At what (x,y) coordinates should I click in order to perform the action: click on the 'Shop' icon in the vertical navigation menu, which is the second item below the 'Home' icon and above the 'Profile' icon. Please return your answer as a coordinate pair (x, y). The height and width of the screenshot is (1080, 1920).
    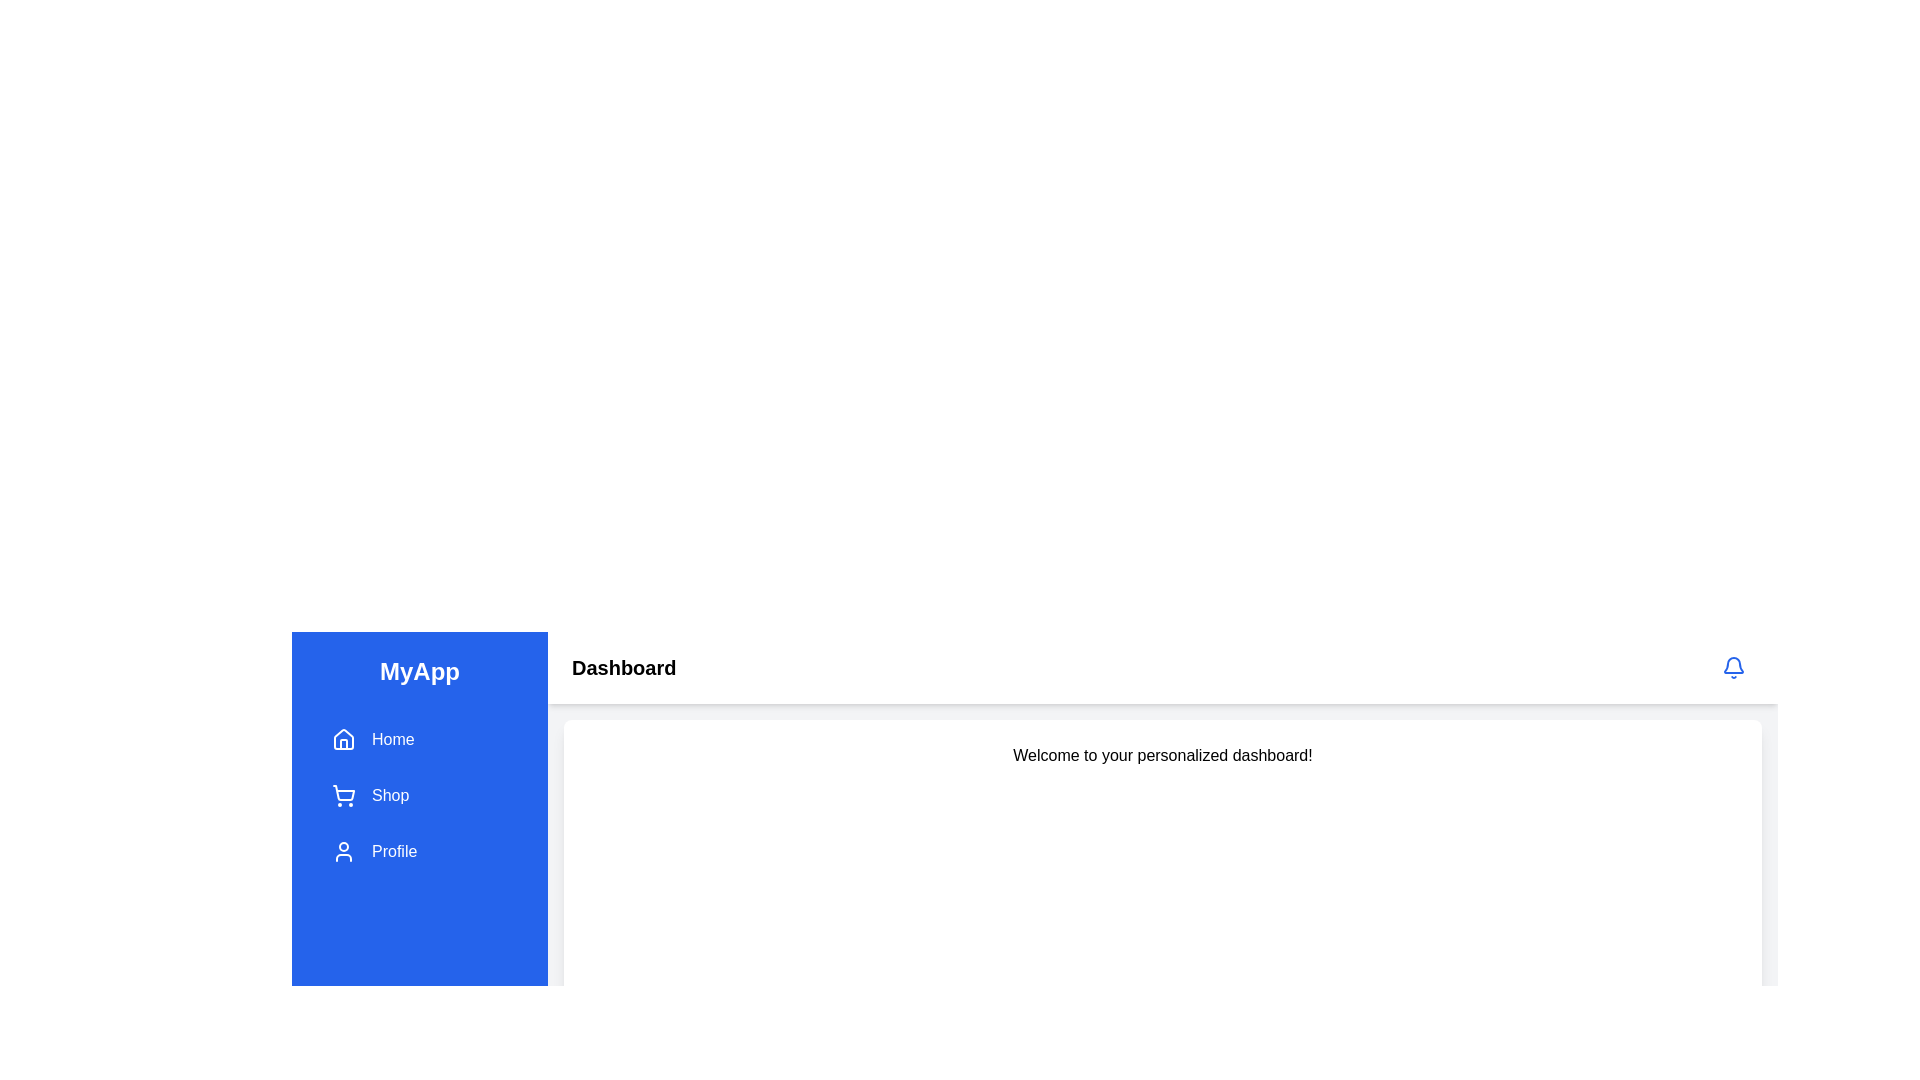
    Looking at the image, I should click on (344, 794).